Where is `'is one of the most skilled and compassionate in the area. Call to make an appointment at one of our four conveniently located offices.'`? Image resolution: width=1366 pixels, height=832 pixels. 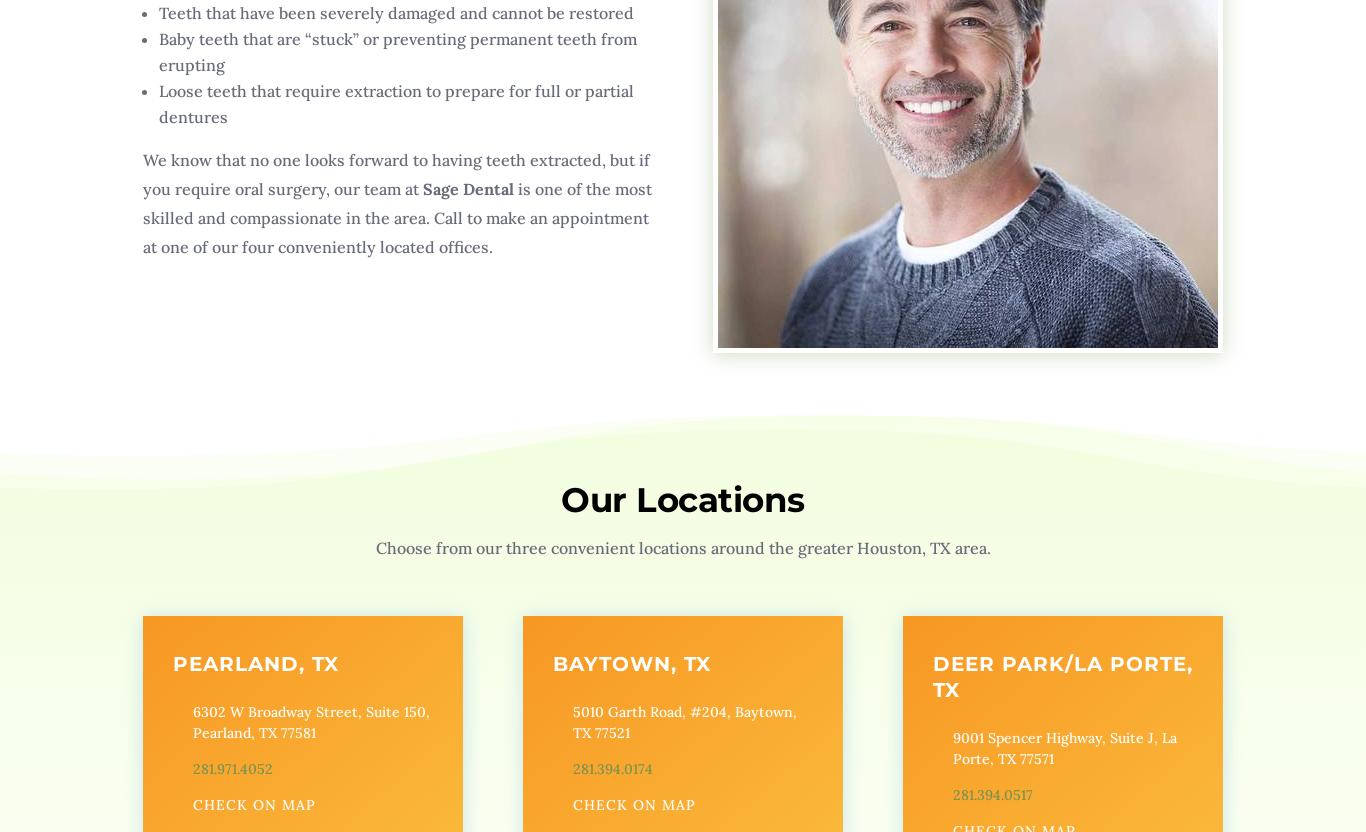 'is one of the most skilled and compassionate in the area. Call to make an appointment at one of our four conveniently located offices.' is located at coordinates (396, 217).